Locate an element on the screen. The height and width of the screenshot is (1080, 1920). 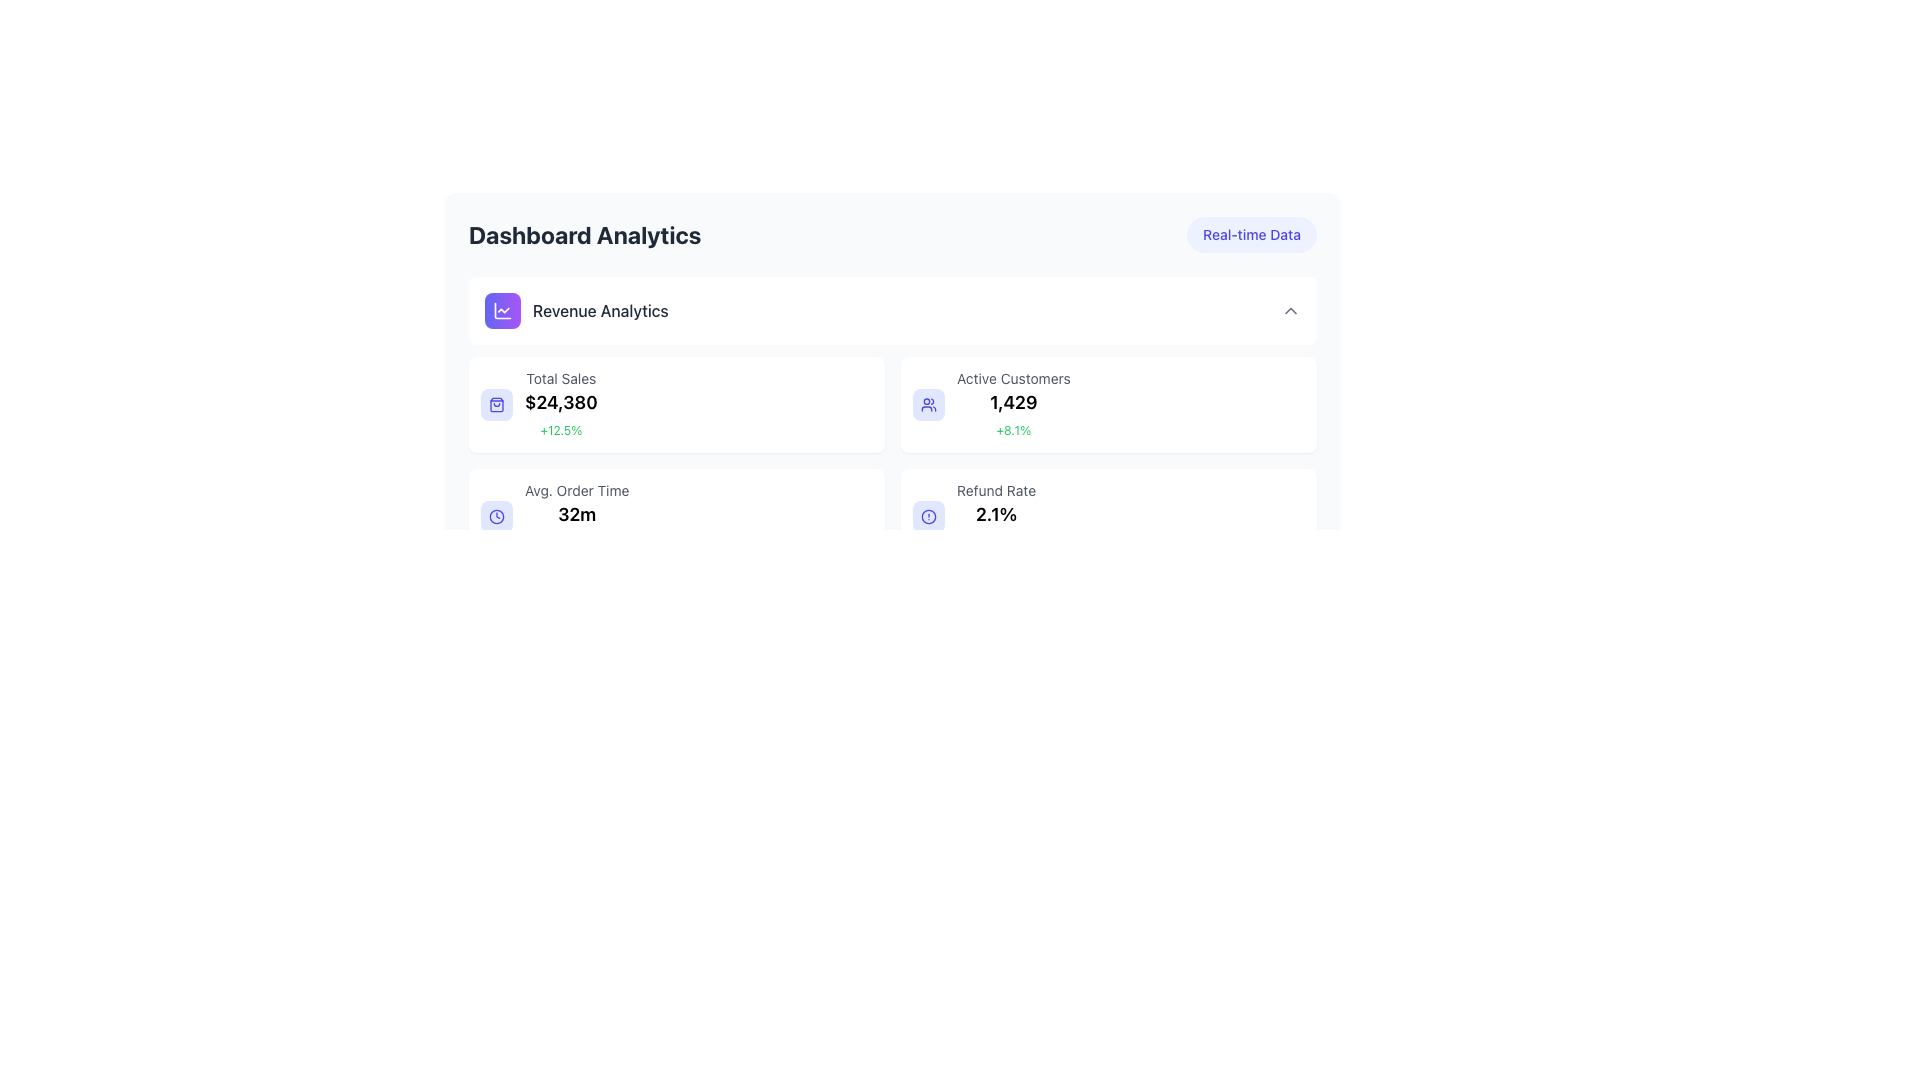
the center area of the Dashboard card located within the 'Dashboard Analytics' section, which presents key analytics metrics in a visually organized format is located at coordinates (891, 442).